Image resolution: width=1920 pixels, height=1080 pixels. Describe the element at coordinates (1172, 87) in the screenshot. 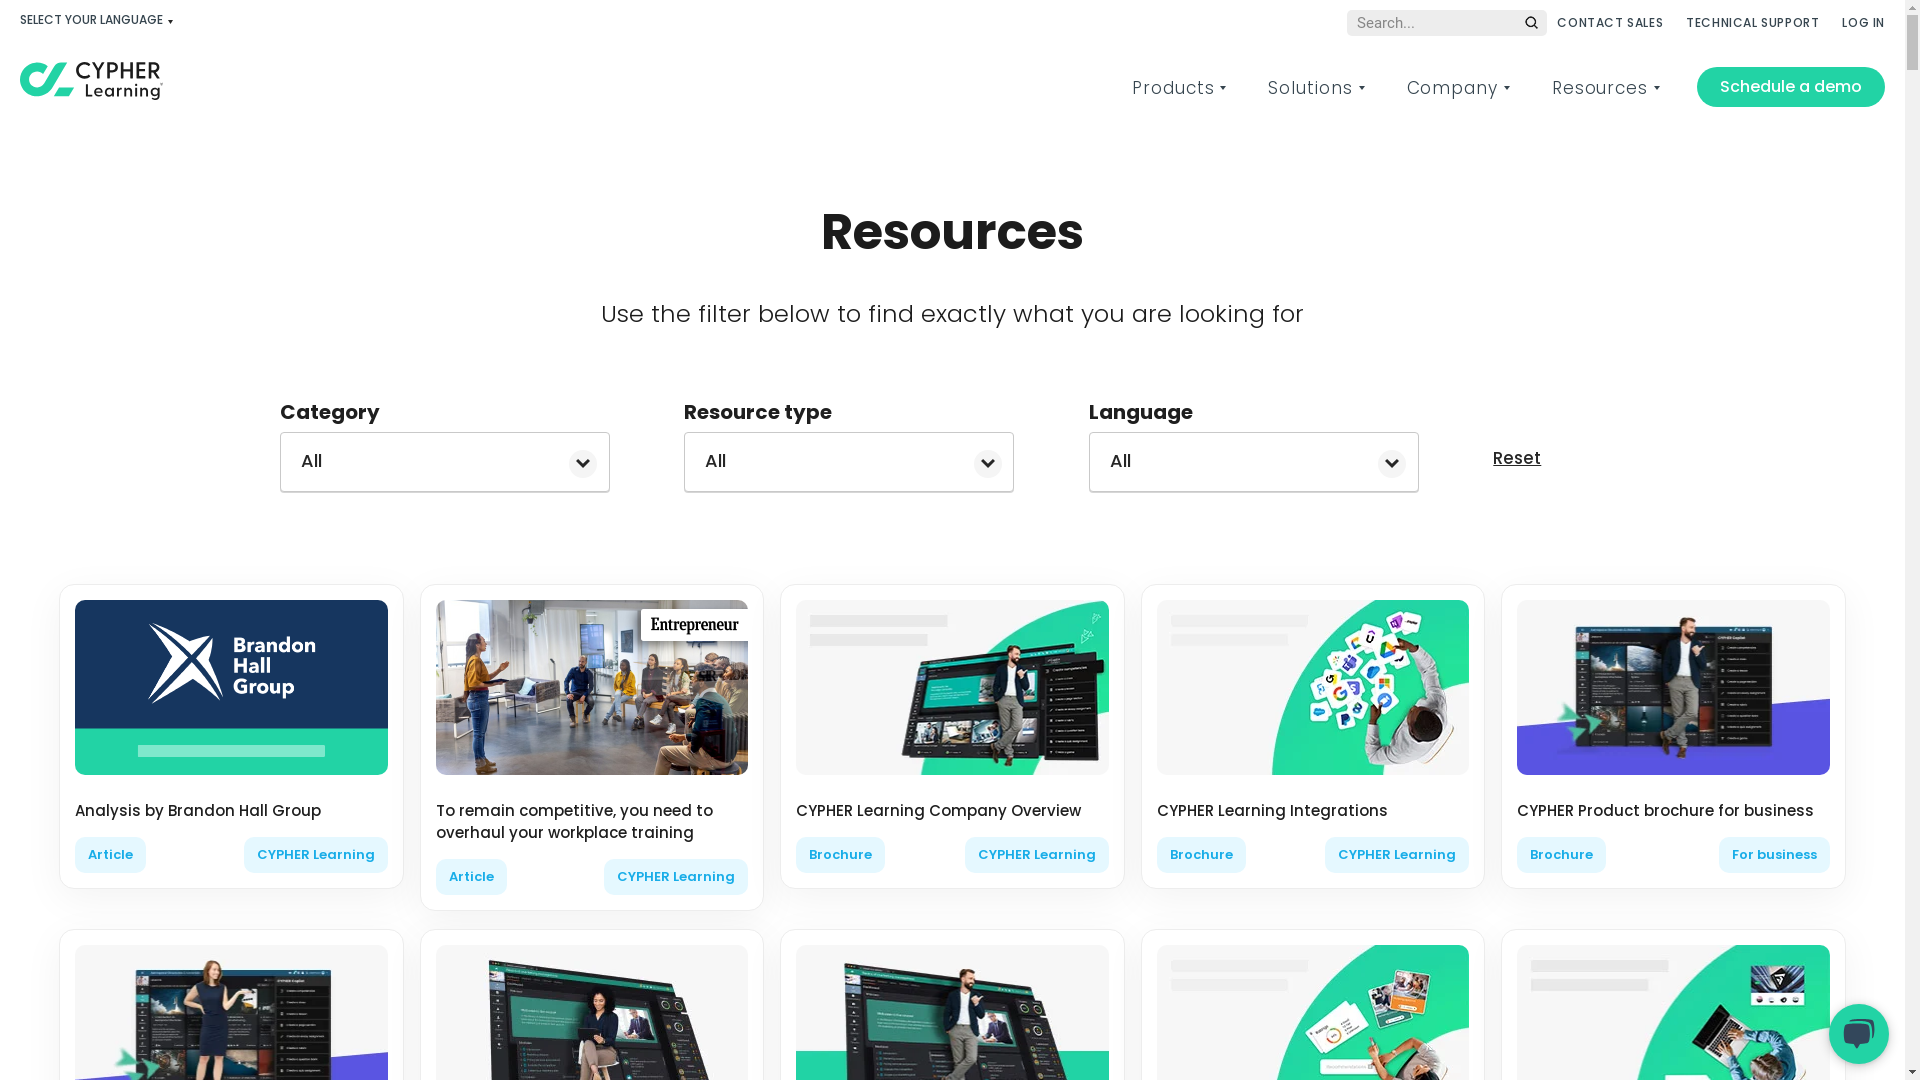

I see `'Products'` at that location.